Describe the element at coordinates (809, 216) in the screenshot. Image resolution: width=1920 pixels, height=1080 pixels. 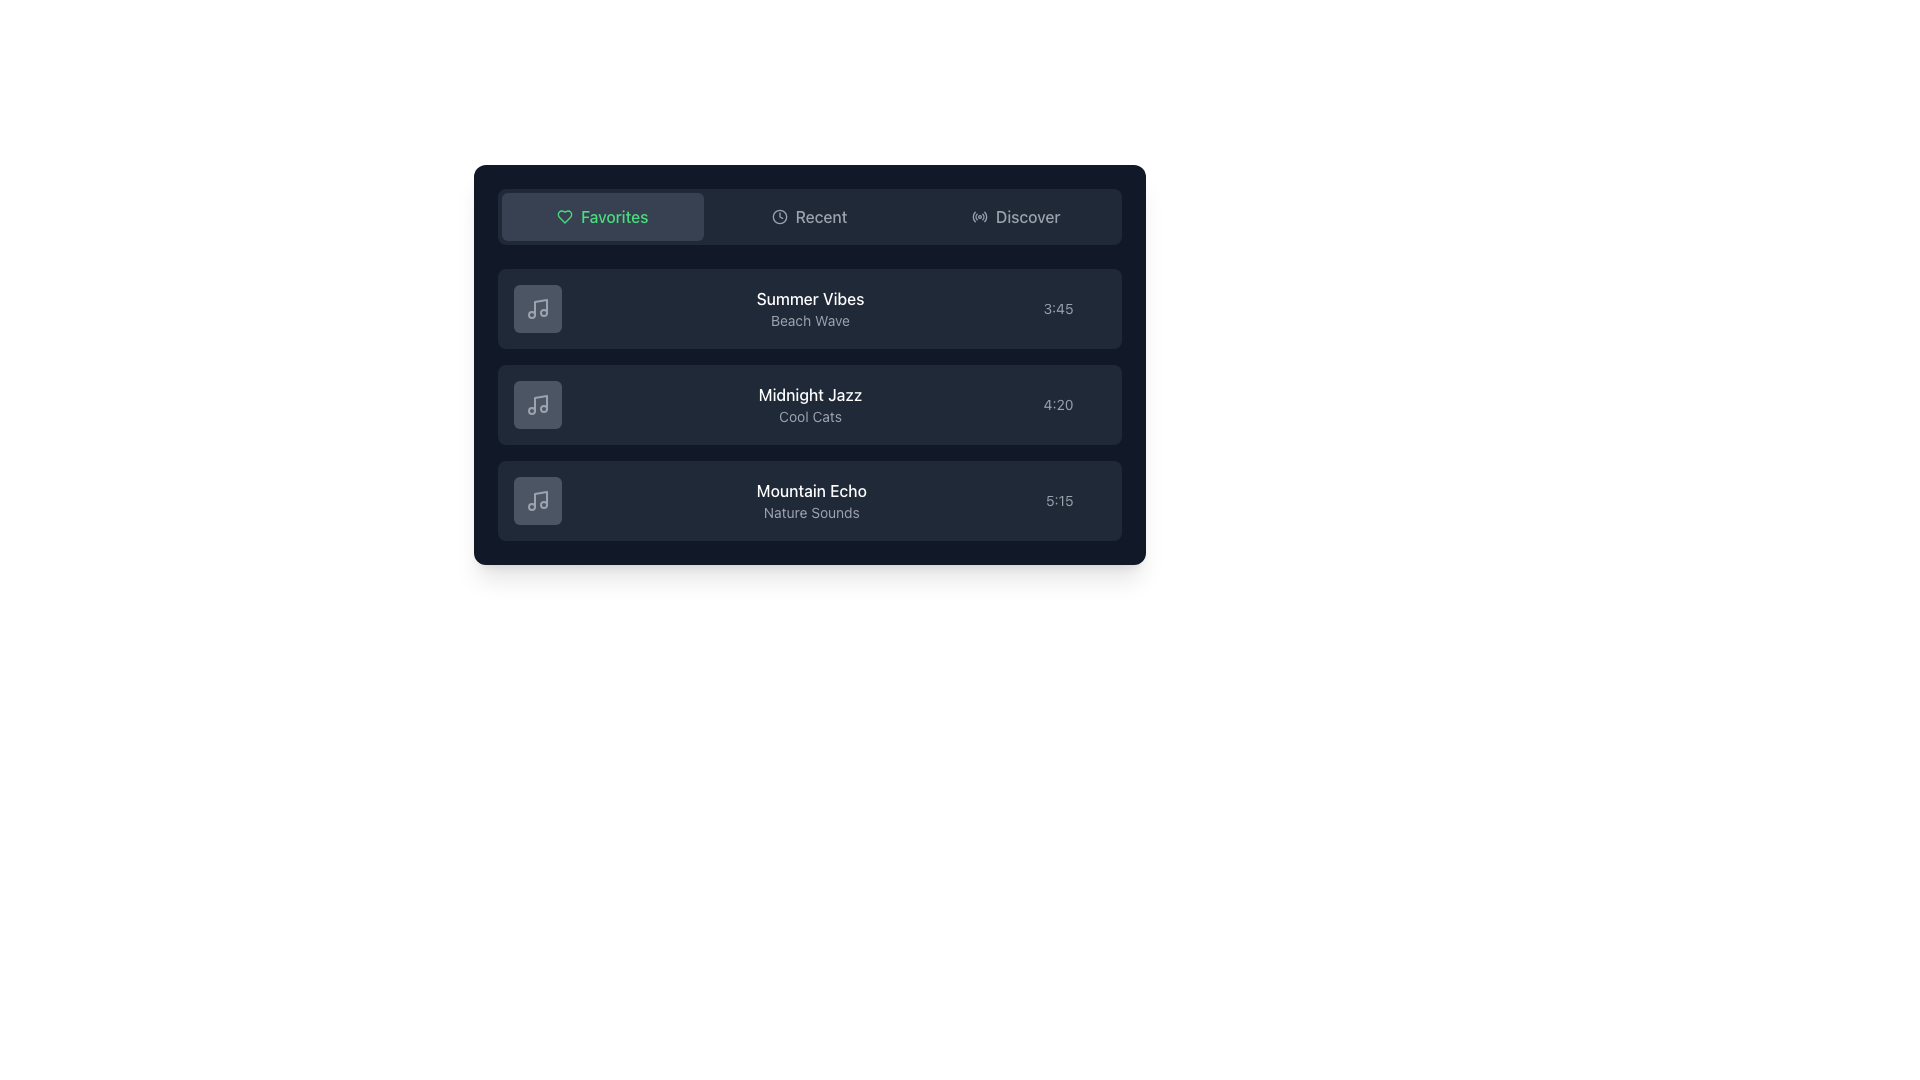
I see `the Selector Tab located in the upper segment of the interface, between 'Favorites' and 'Discover'` at that location.